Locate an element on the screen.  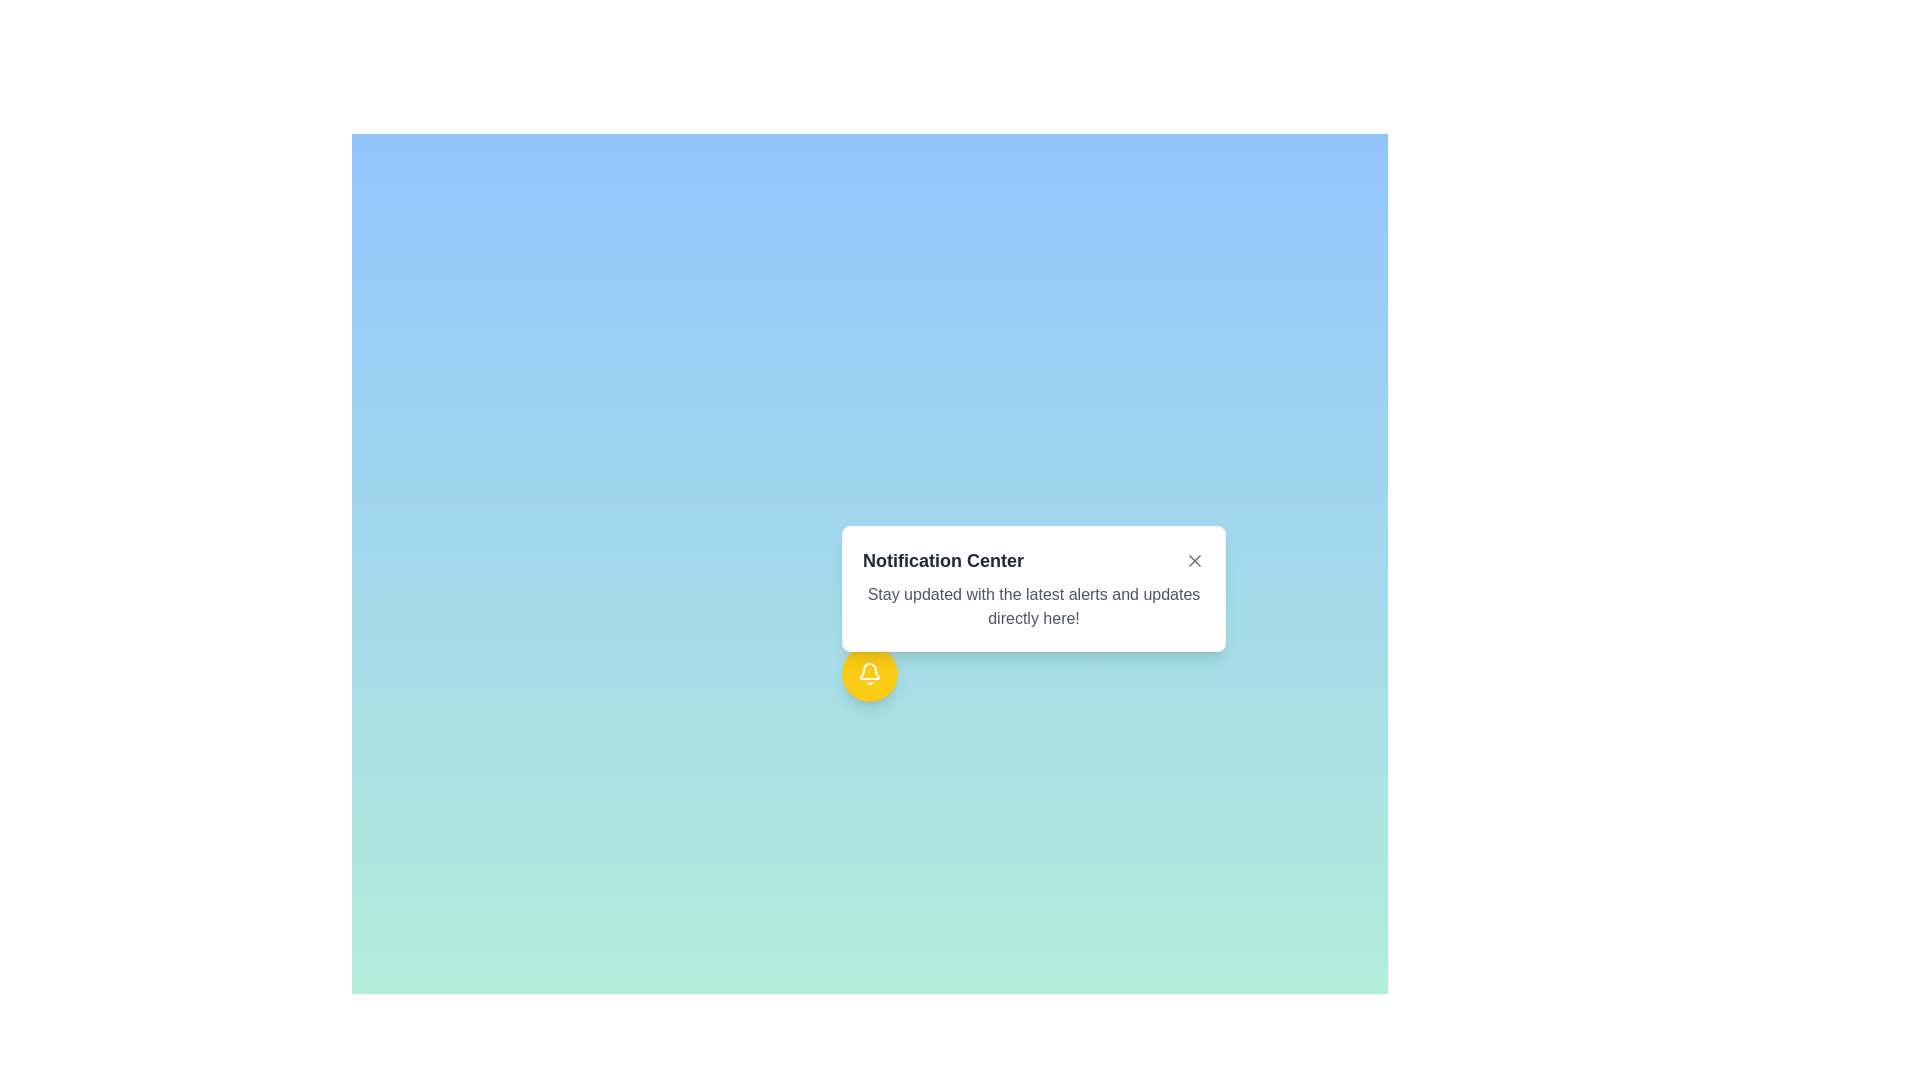
the Close button icon (an 'X' shape) located at the top right corner of the Notification Center popup is located at coordinates (1195, 560).